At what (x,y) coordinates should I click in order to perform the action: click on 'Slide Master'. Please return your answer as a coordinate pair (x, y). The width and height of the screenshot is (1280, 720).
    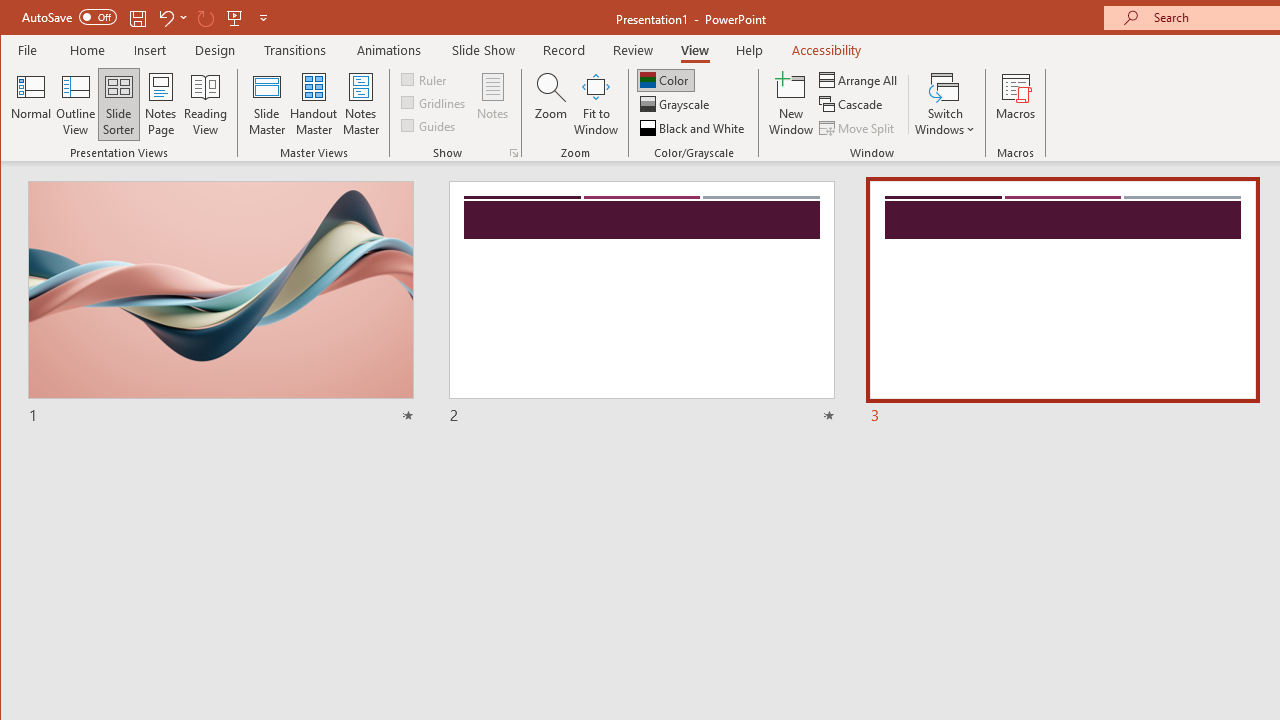
    Looking at the image, I should click on (265, 104).